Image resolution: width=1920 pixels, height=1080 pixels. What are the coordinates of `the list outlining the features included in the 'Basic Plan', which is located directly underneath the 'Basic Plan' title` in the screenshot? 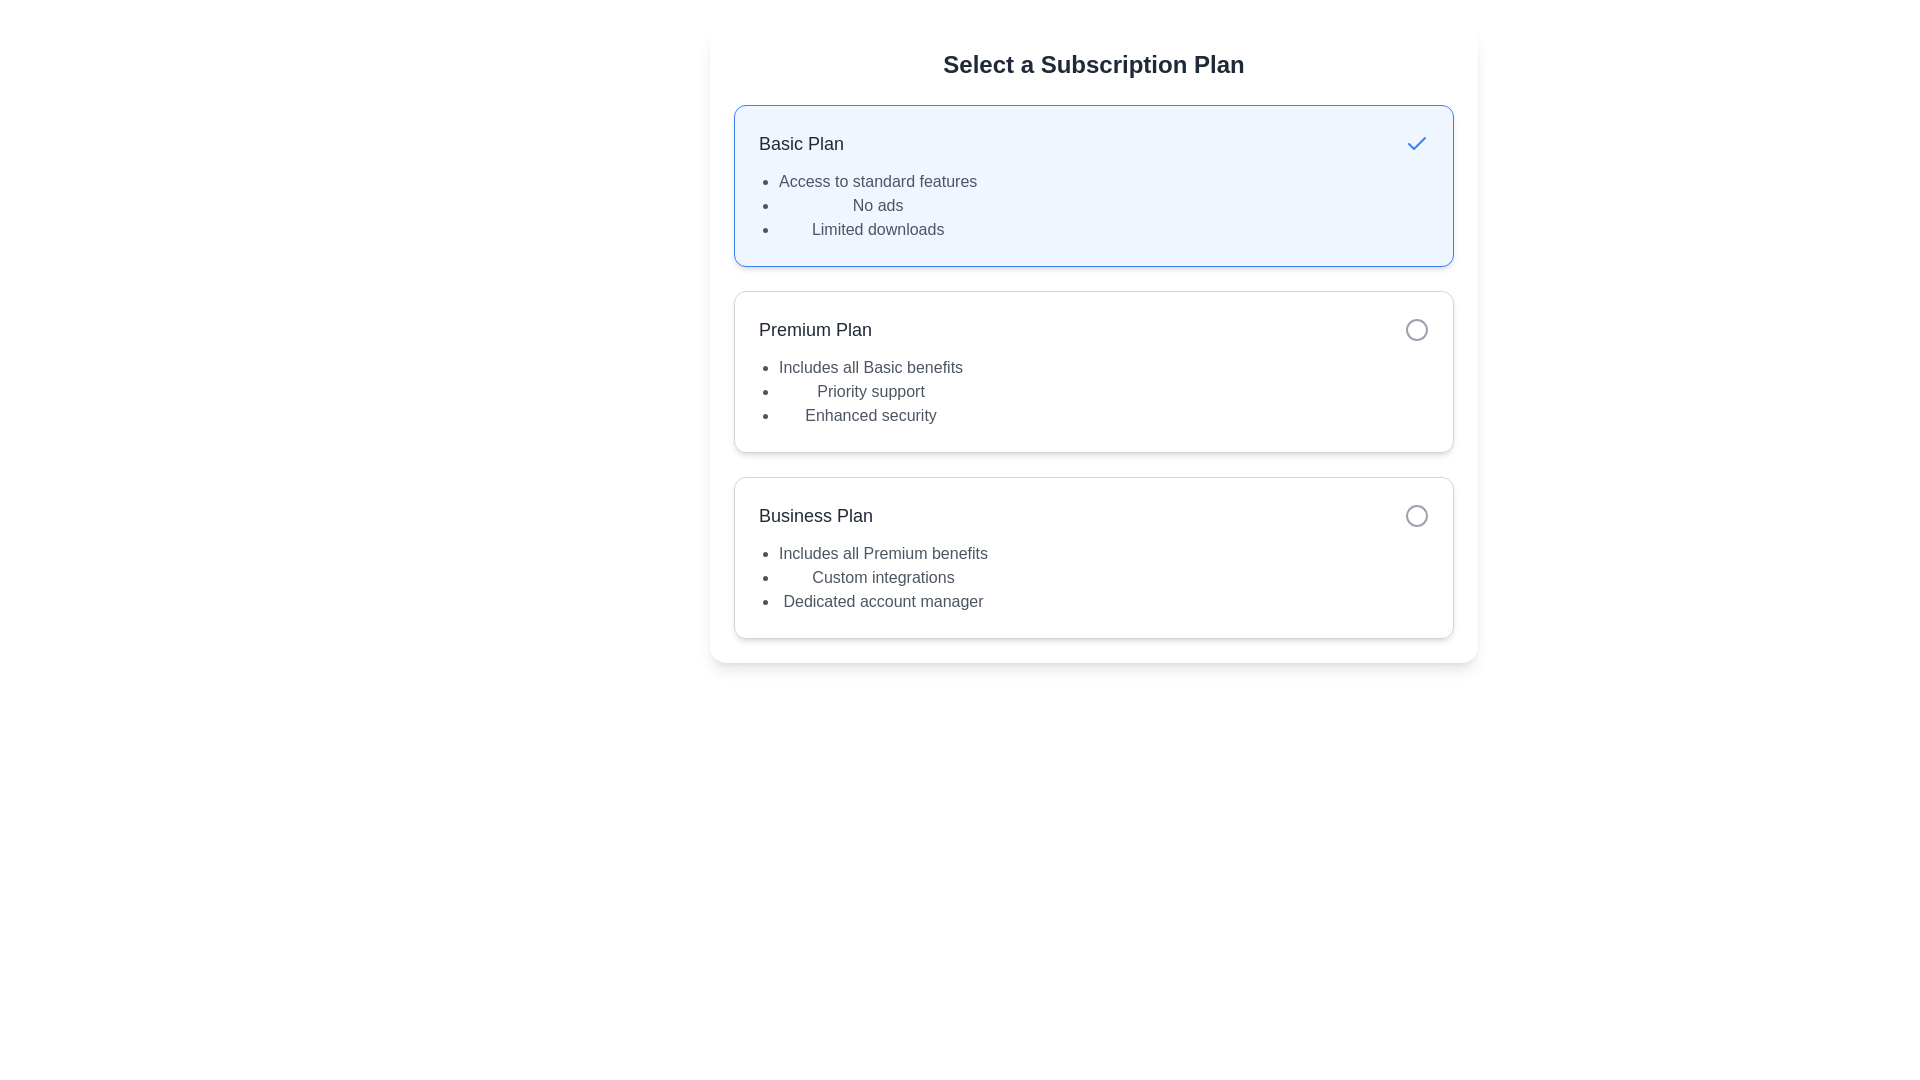 It's located at (868, 205).